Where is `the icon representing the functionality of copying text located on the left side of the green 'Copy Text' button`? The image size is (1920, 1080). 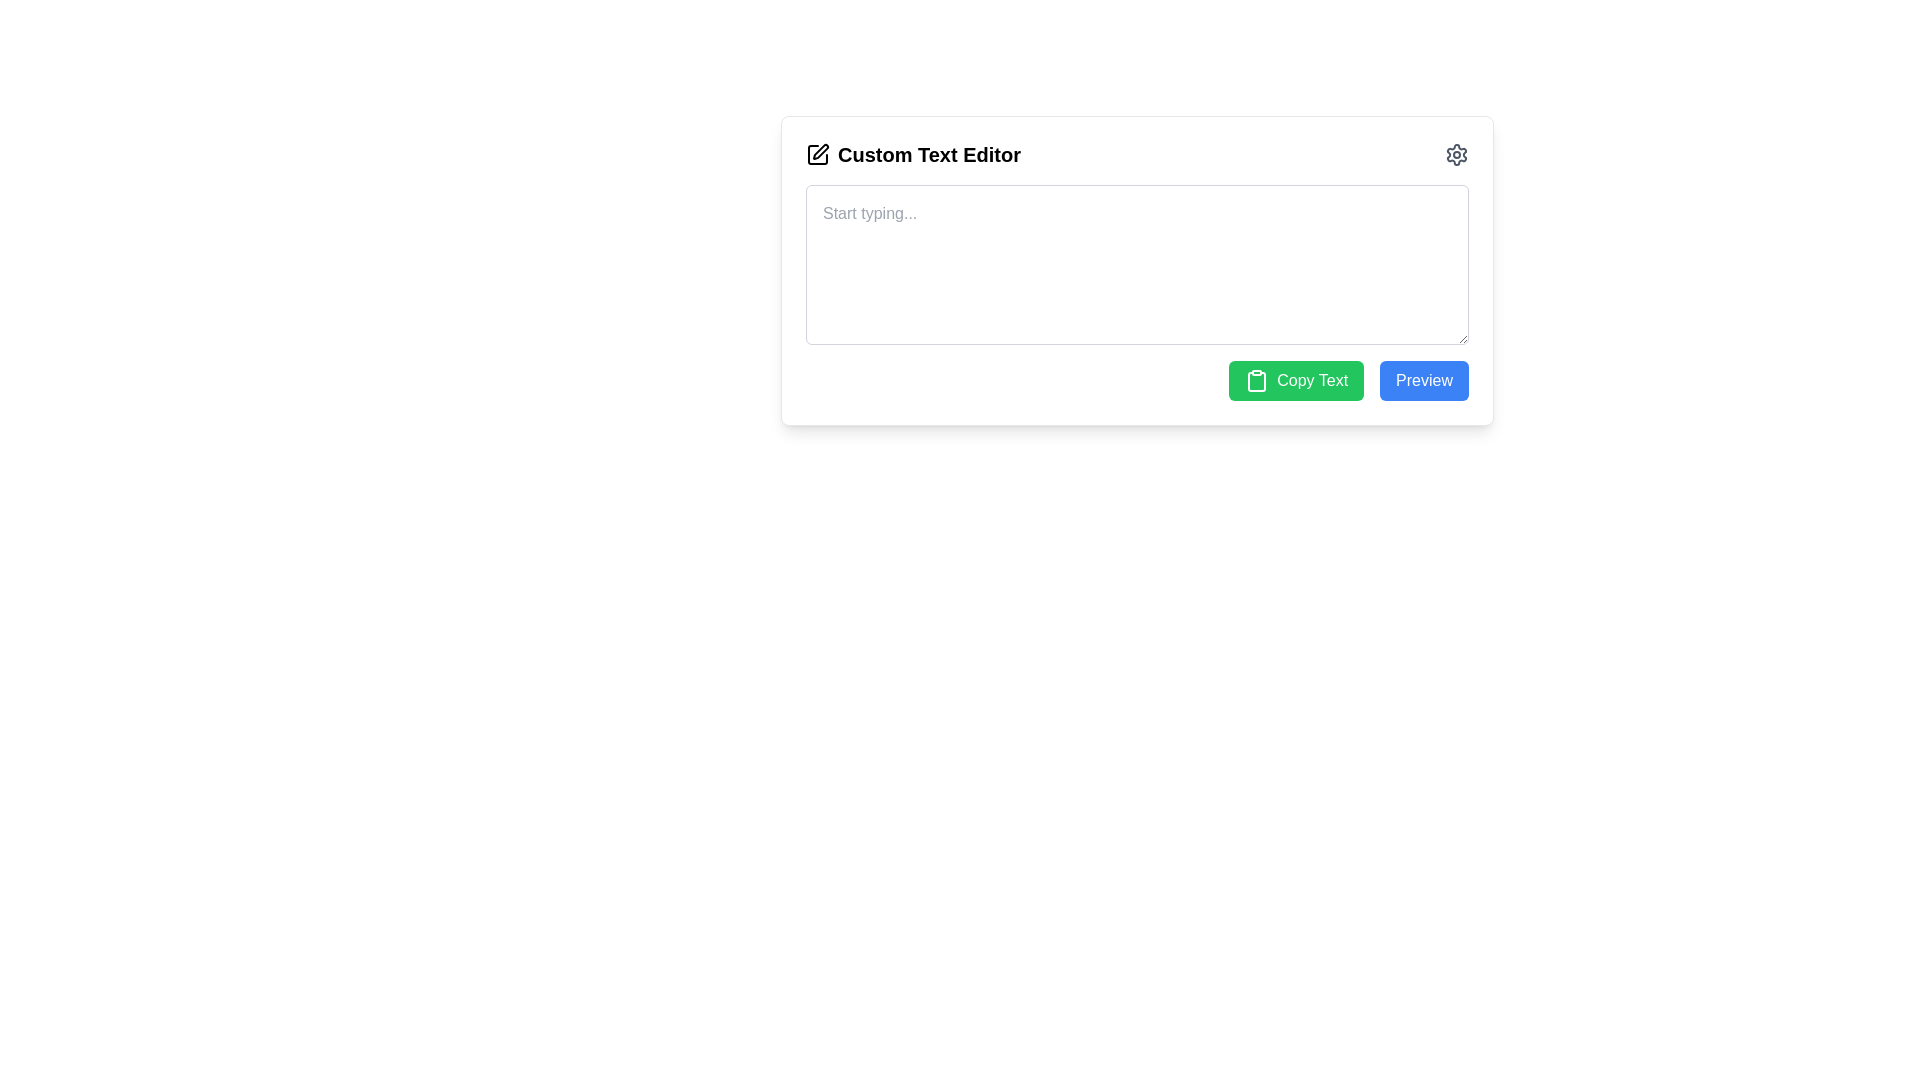
the icon representing the functionality of copying text located on the left side of the green 'Copy Text' button is located at coordinates (1256, 381).